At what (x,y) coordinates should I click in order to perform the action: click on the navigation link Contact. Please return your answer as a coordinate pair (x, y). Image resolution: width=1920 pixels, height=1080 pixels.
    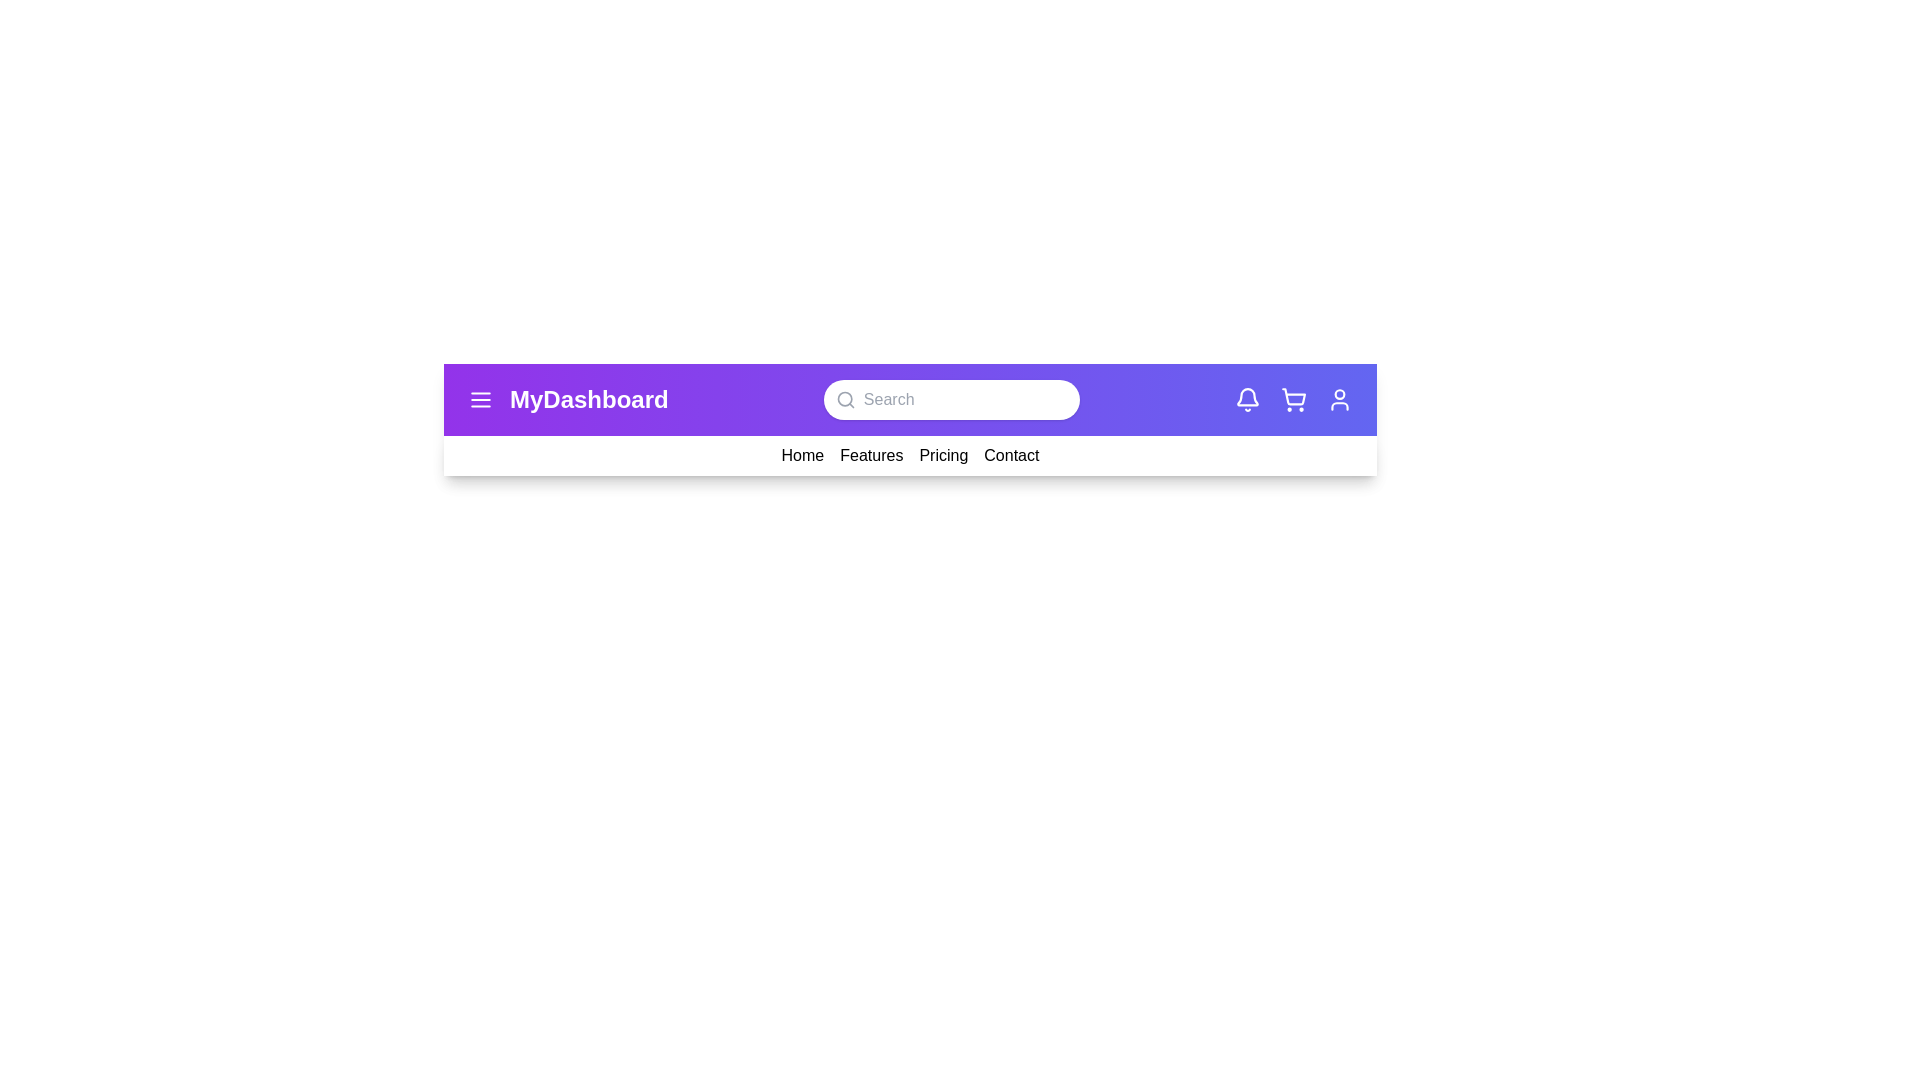
    Looking at the image, I should click on (1011, 455).